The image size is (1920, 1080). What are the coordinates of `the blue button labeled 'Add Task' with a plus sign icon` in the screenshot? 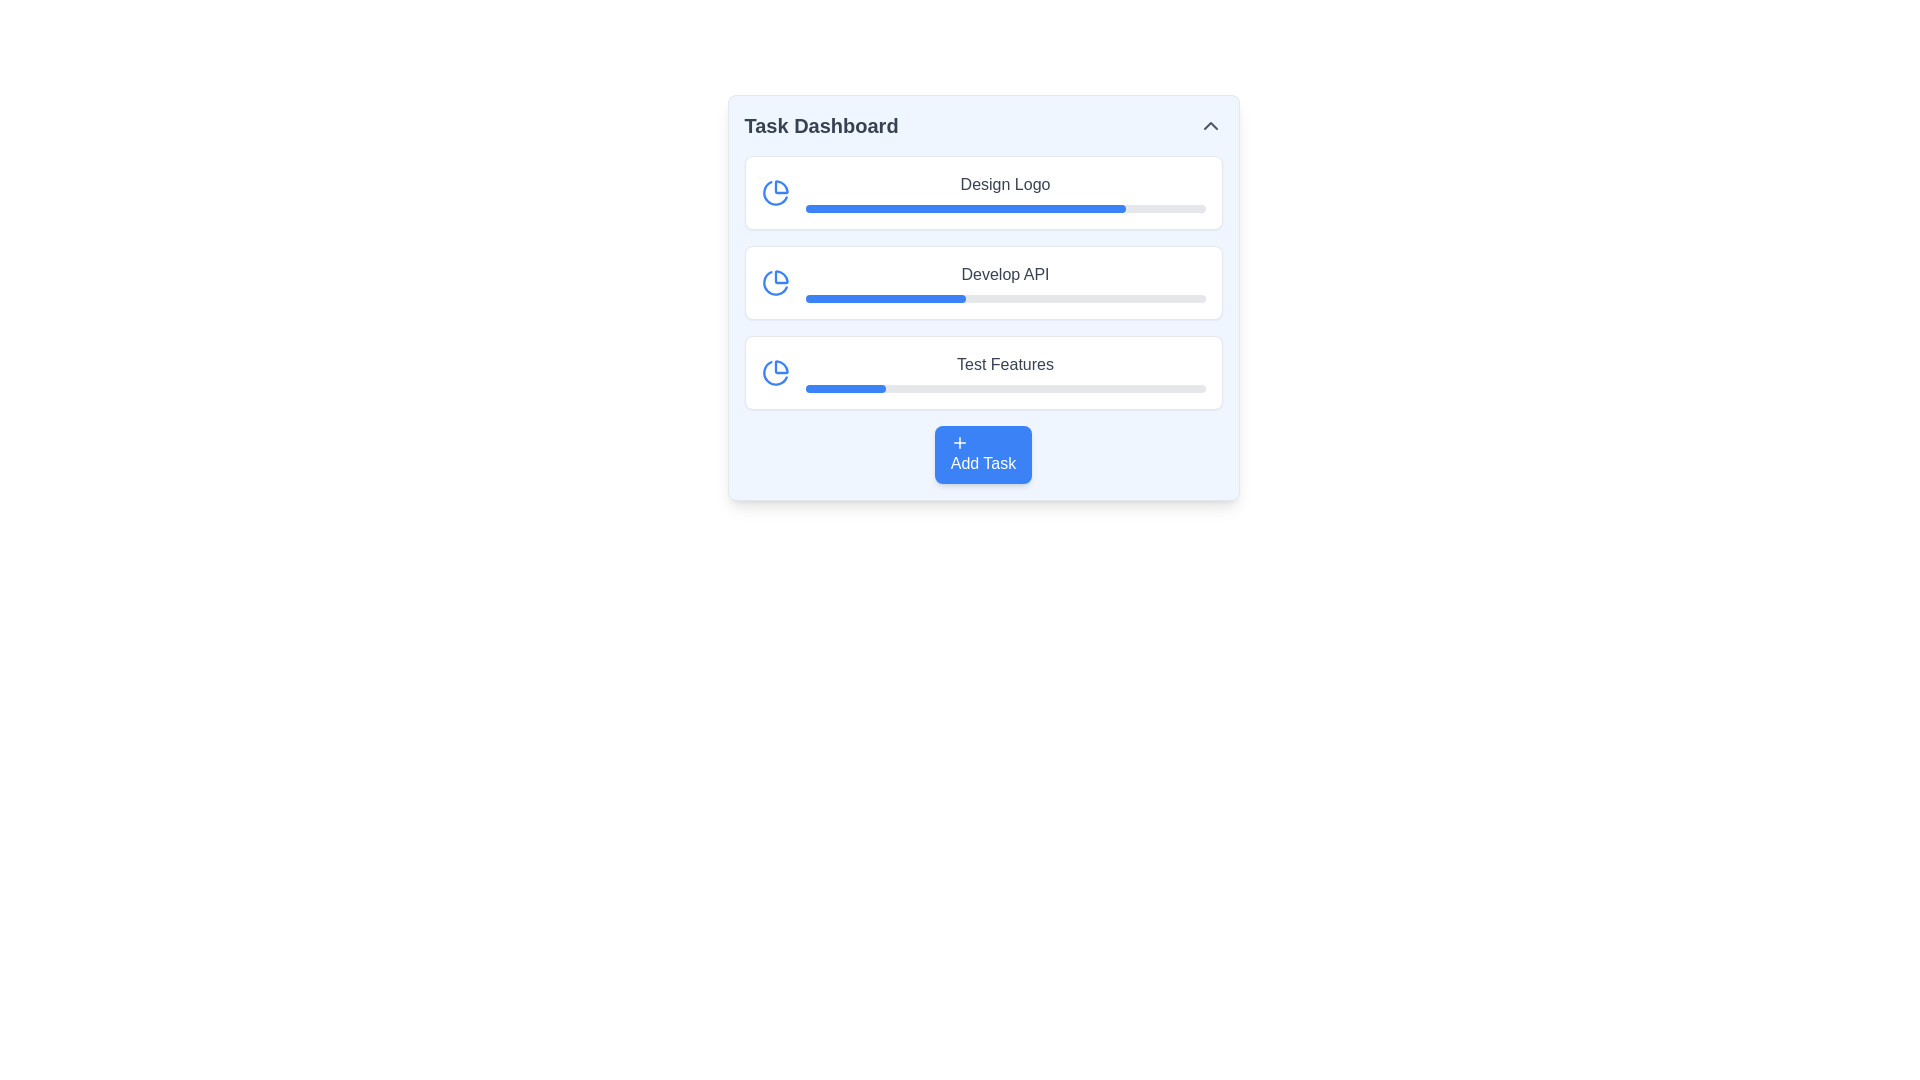 It's located at (983, 455).